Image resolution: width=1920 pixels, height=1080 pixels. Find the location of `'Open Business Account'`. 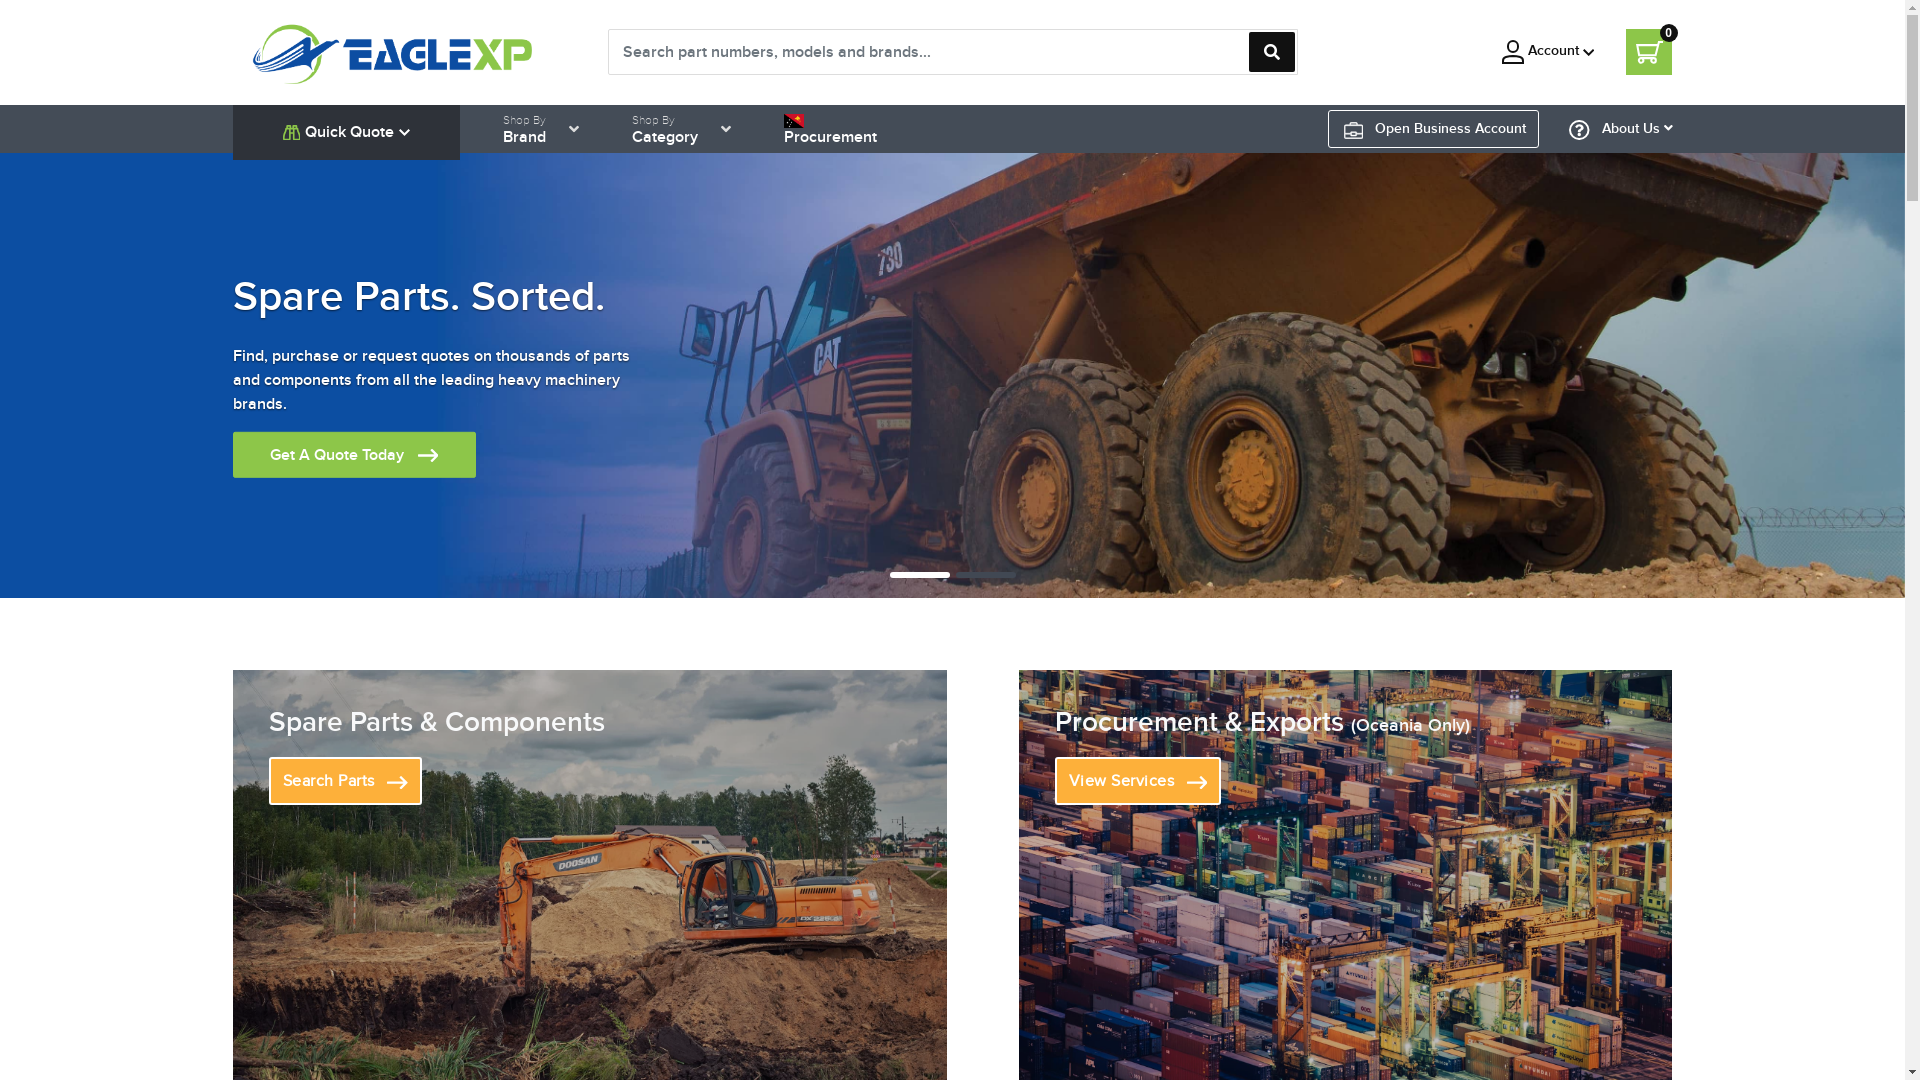

'Open Business Account' is located at coordinates (1434, 128).